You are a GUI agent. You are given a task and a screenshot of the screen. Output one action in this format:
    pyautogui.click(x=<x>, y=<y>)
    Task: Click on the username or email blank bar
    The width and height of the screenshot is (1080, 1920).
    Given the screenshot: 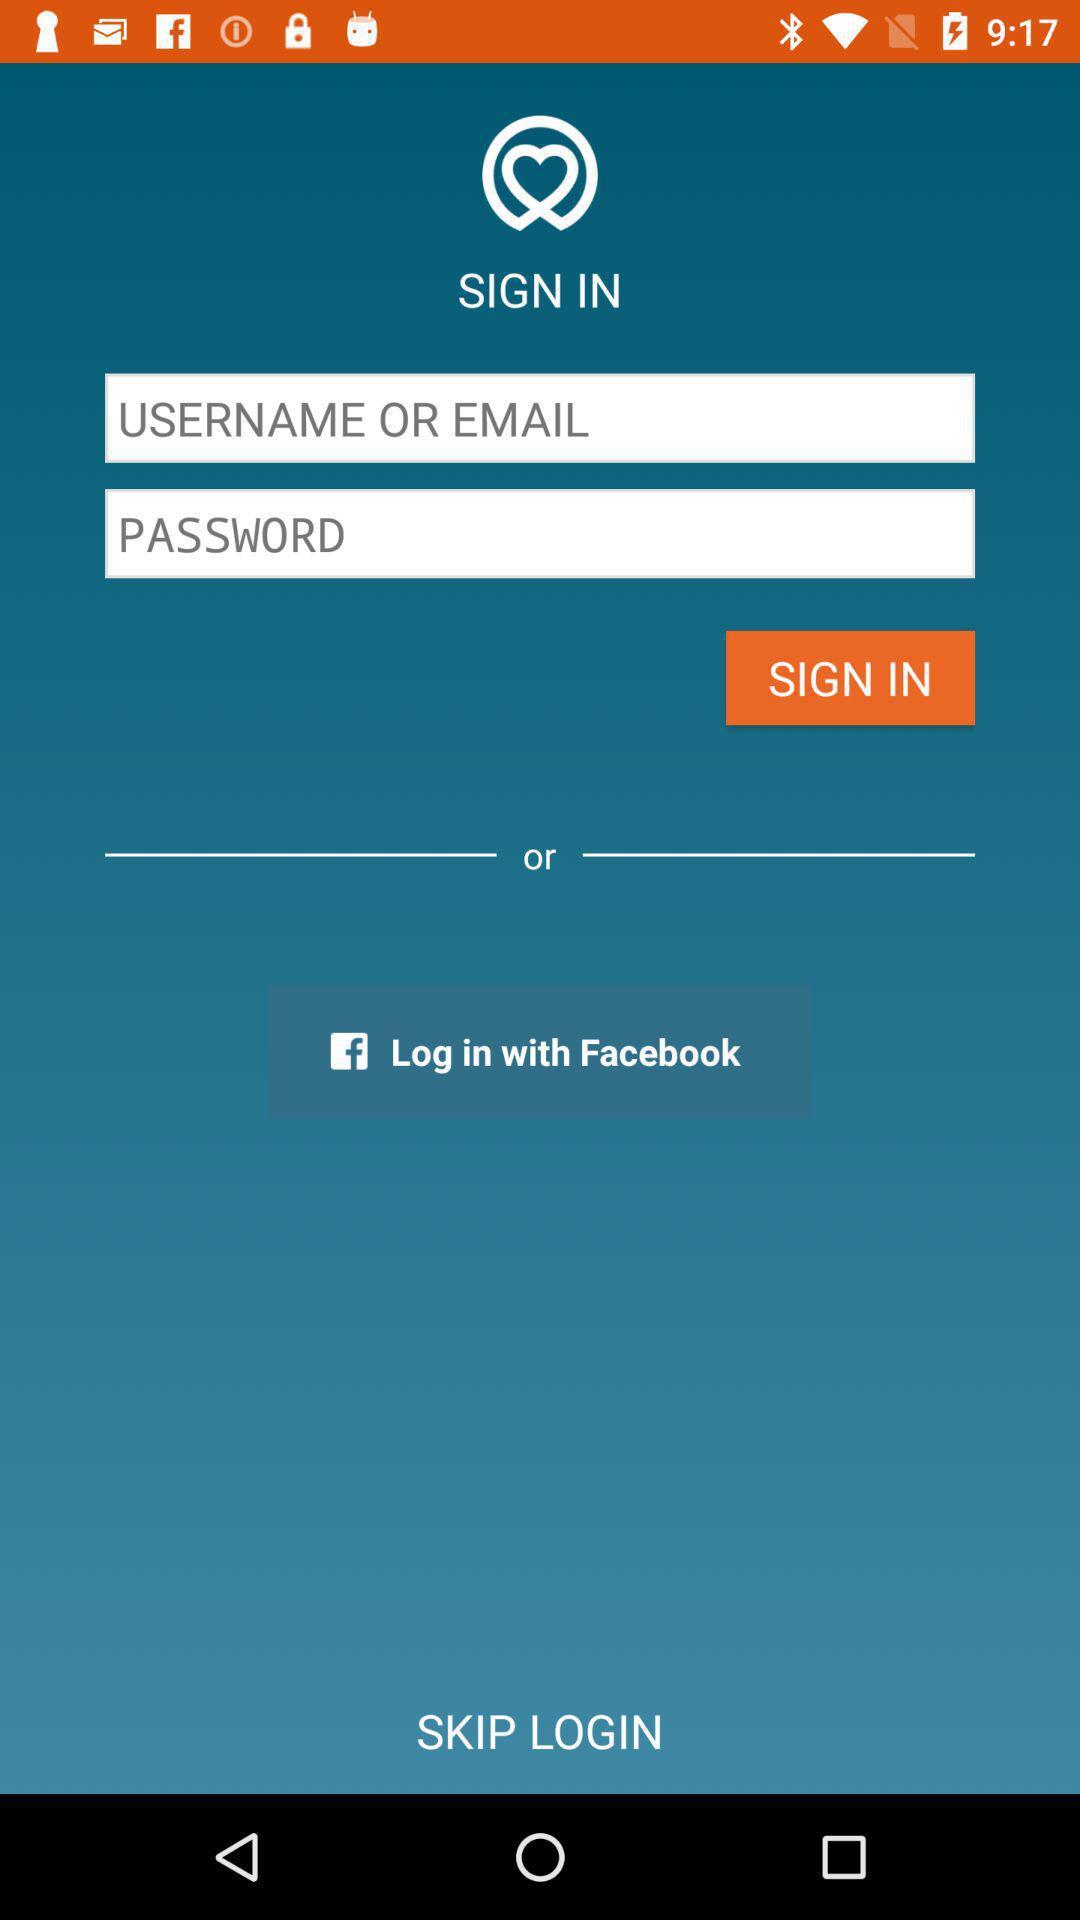 What is the action you would take?
    pyautogui.click(x=540, y=417)
    